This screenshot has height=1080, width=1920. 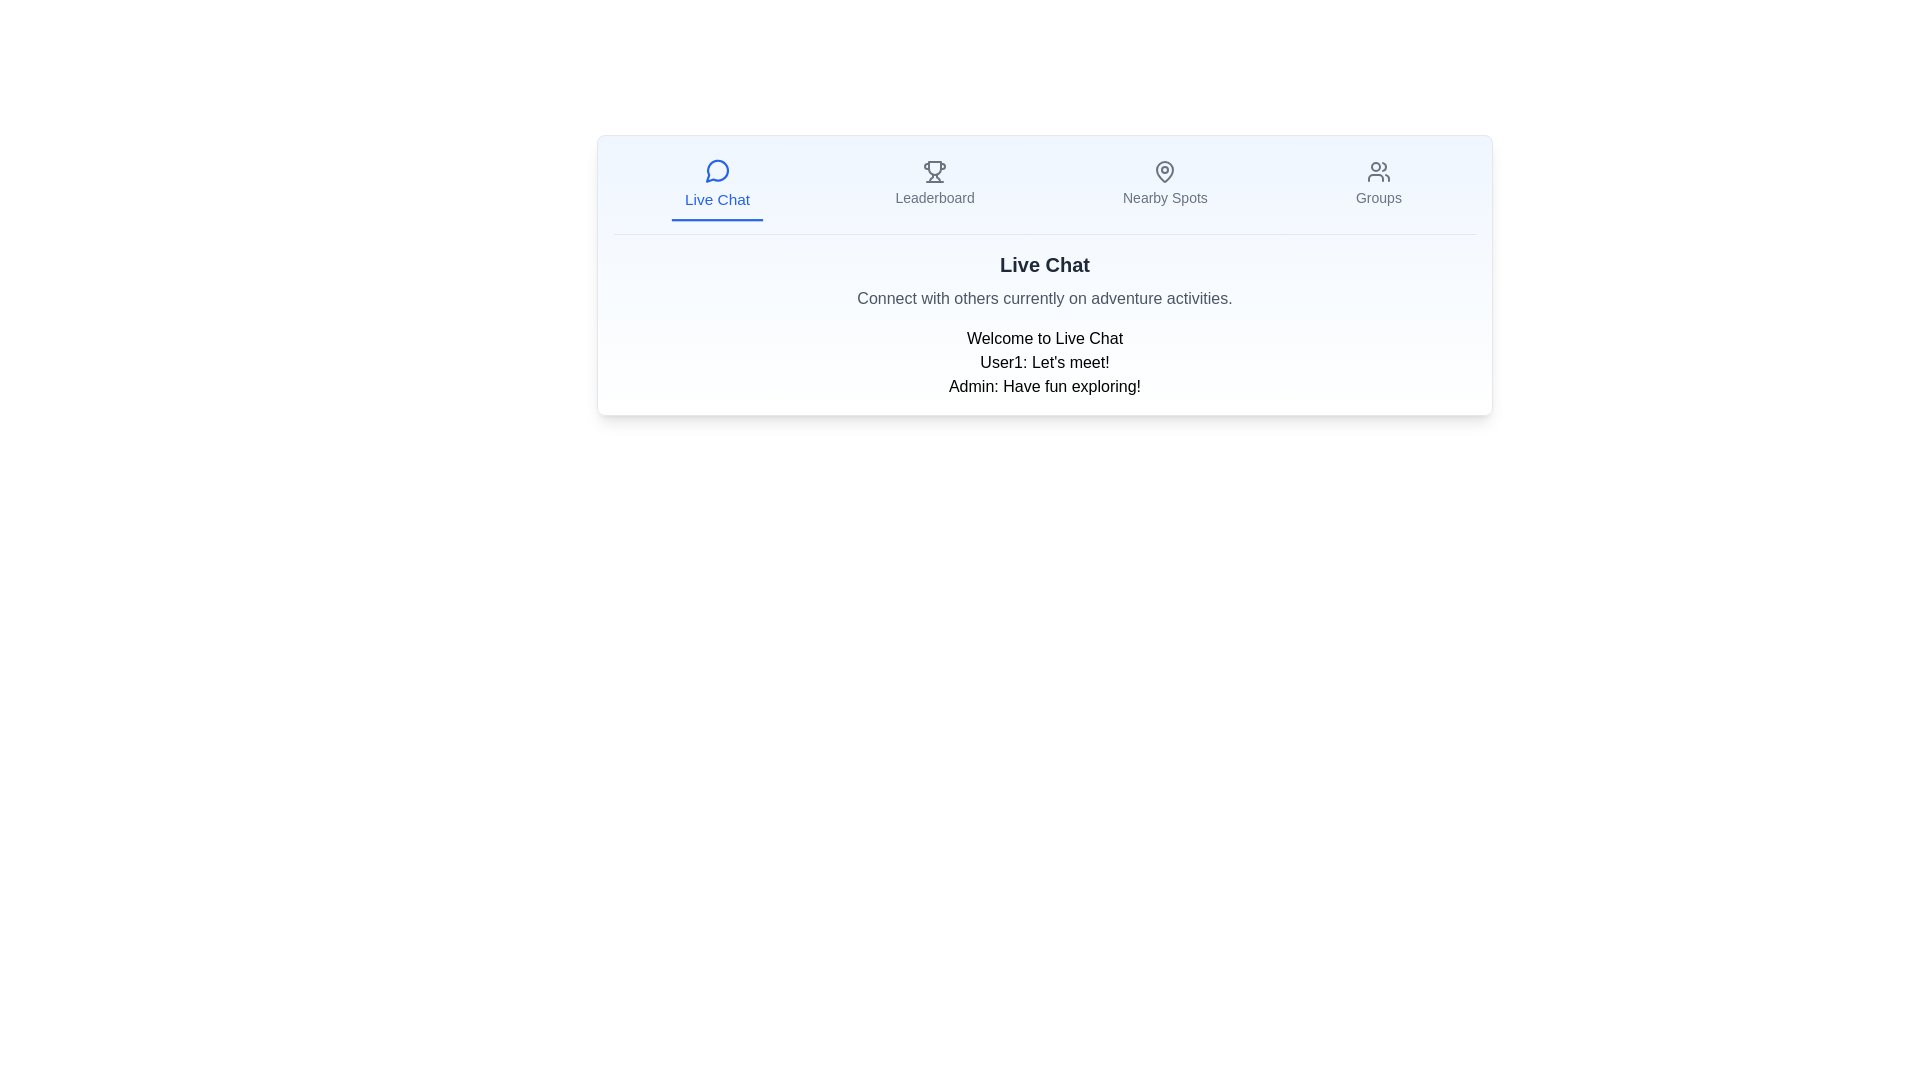 What do you see at coordinates (934, 185) in the screenshot?
I see `the 'Leaderboard' interactive navigation button, which is styled with a trophy icon and is the second item in the horizontal navigation bar` at bounding box center [934, 185].